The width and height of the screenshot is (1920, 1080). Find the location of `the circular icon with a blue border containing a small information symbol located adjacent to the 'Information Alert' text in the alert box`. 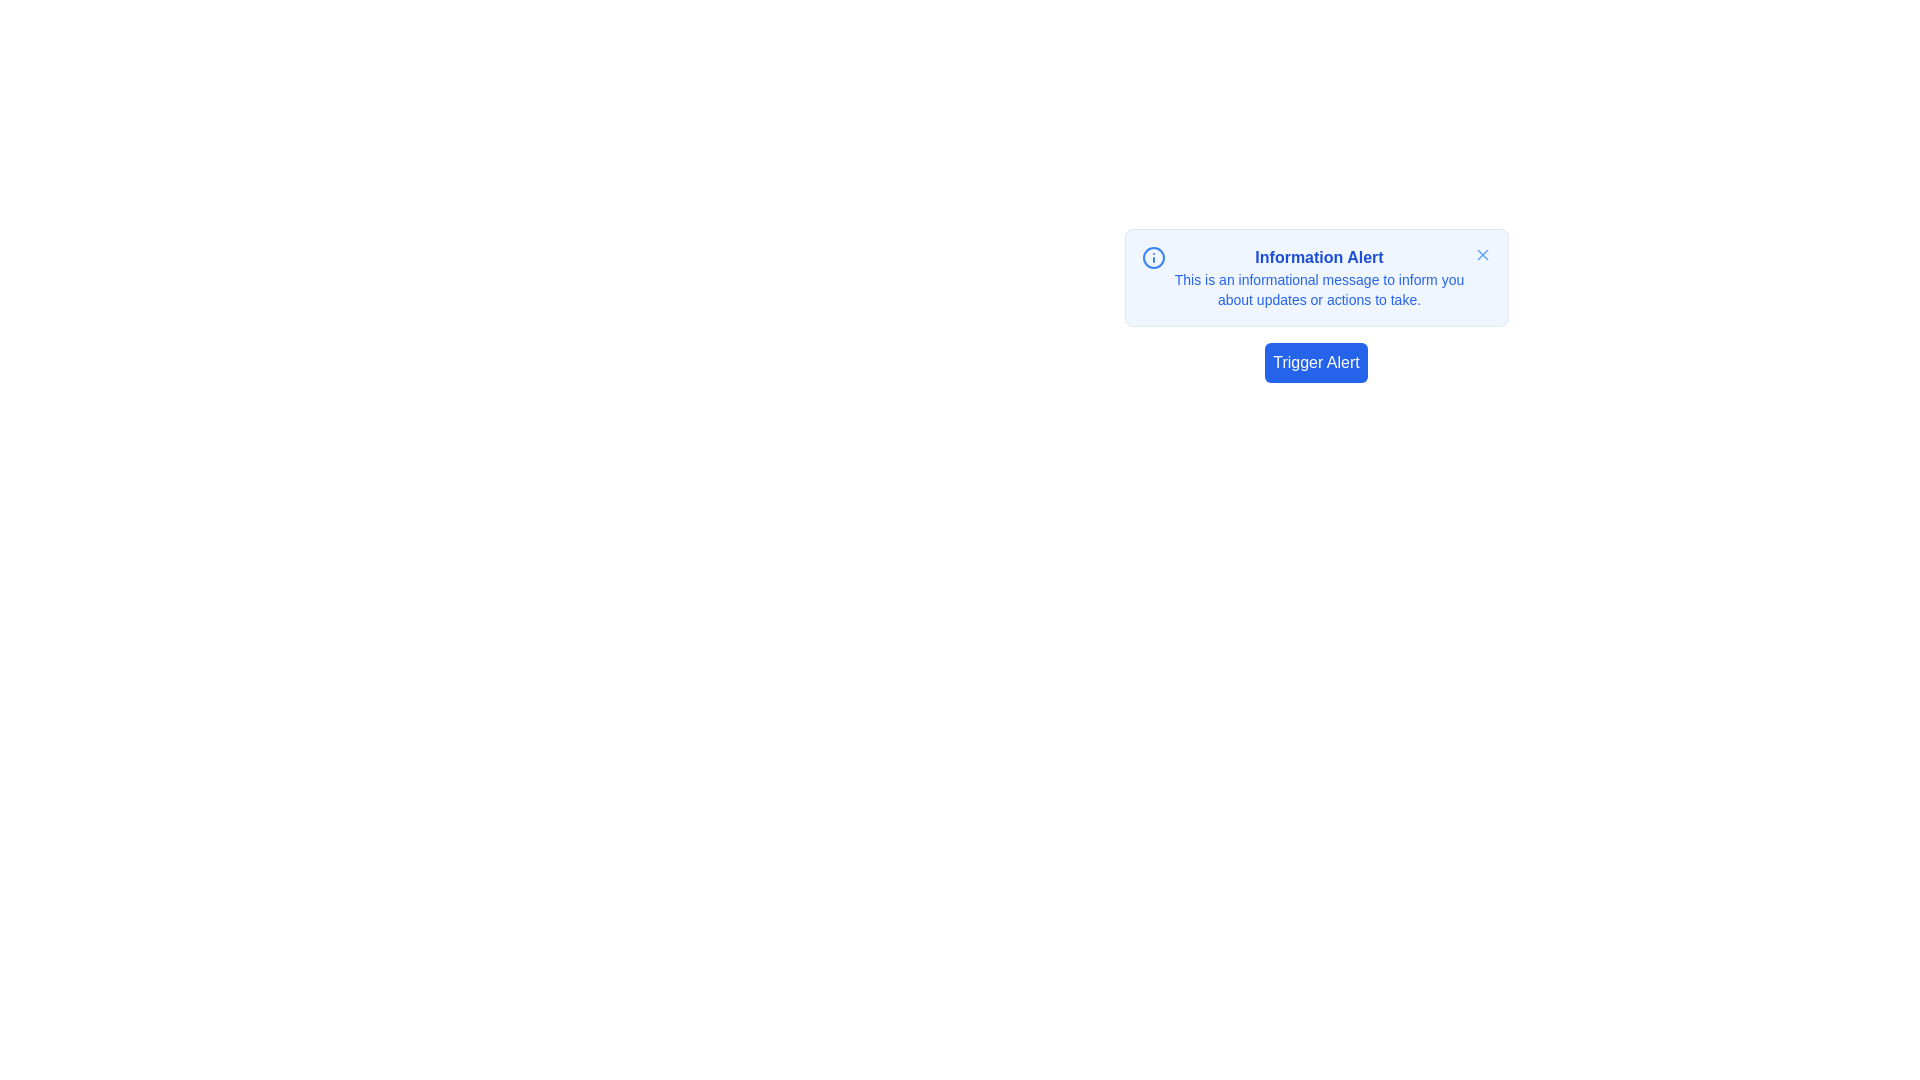

the circular icon with a blue border containing a small information symbol located adjacent to the 'Information Alert' text in the alert box is located at coordinates (1153, 257).